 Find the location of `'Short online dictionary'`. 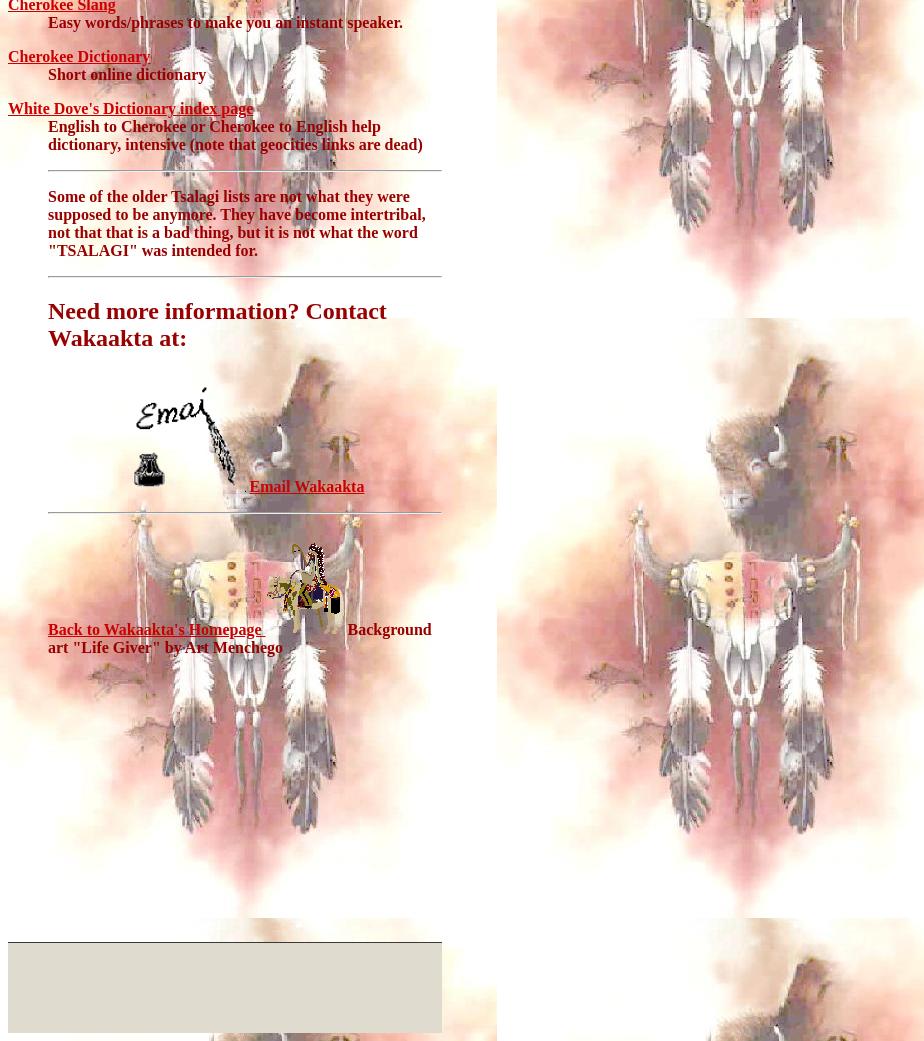

'Short online dictionary' is located at coordinates (125, 73).